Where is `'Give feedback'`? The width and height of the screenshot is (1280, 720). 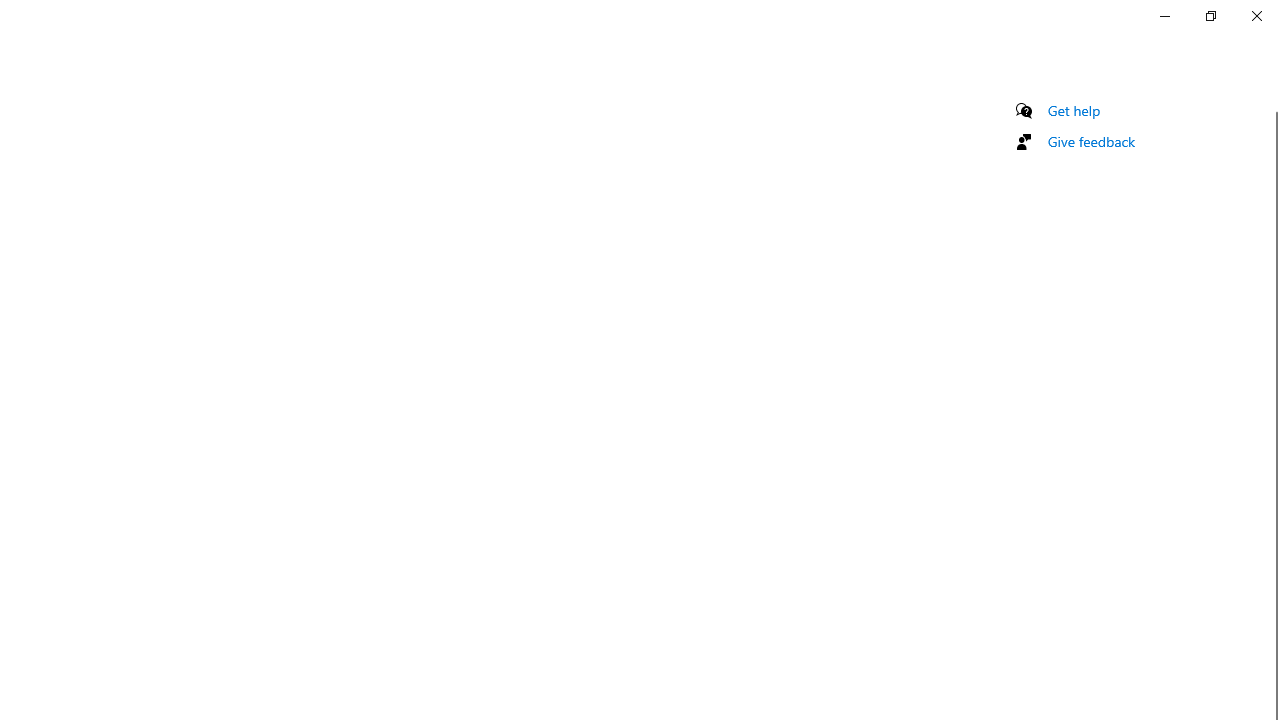 'Give feedback' is located at coordinates (1090, 140).